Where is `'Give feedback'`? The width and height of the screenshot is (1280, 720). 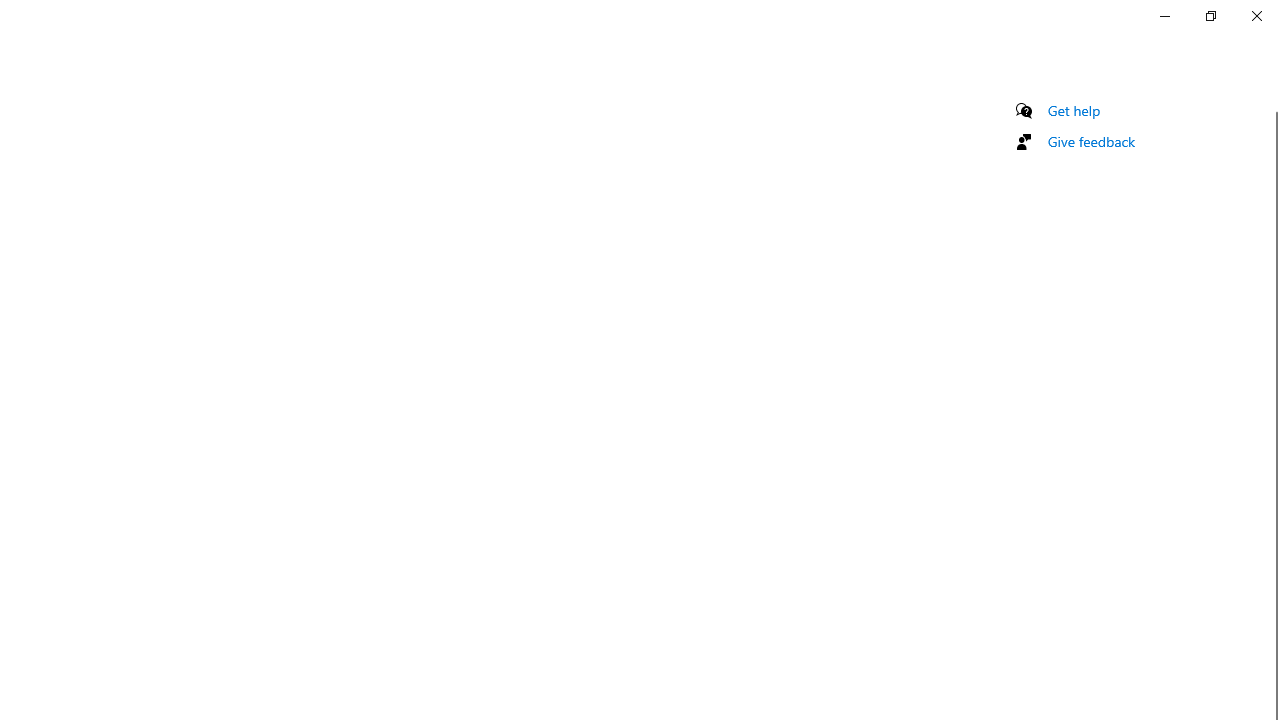 'Give feedback' is located at coordinates (1090, 140).